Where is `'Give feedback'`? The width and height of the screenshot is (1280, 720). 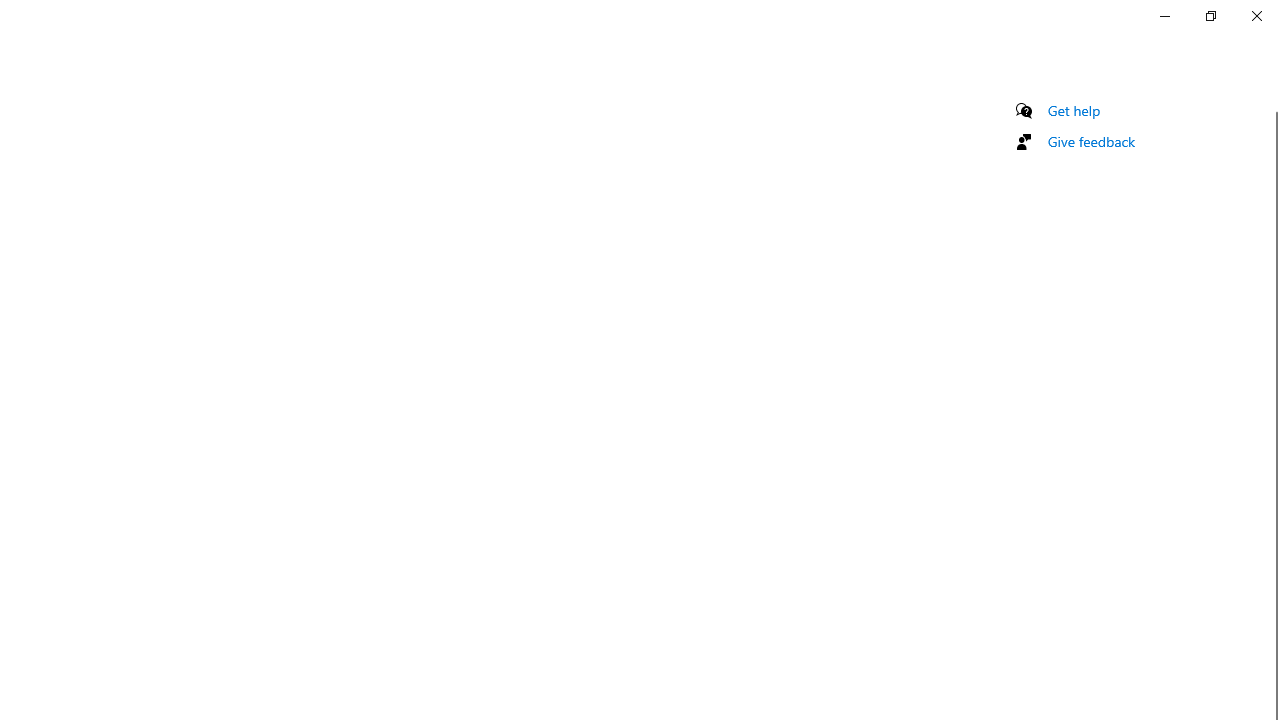 'Give feedback' is located at coordinates (1090, 140).